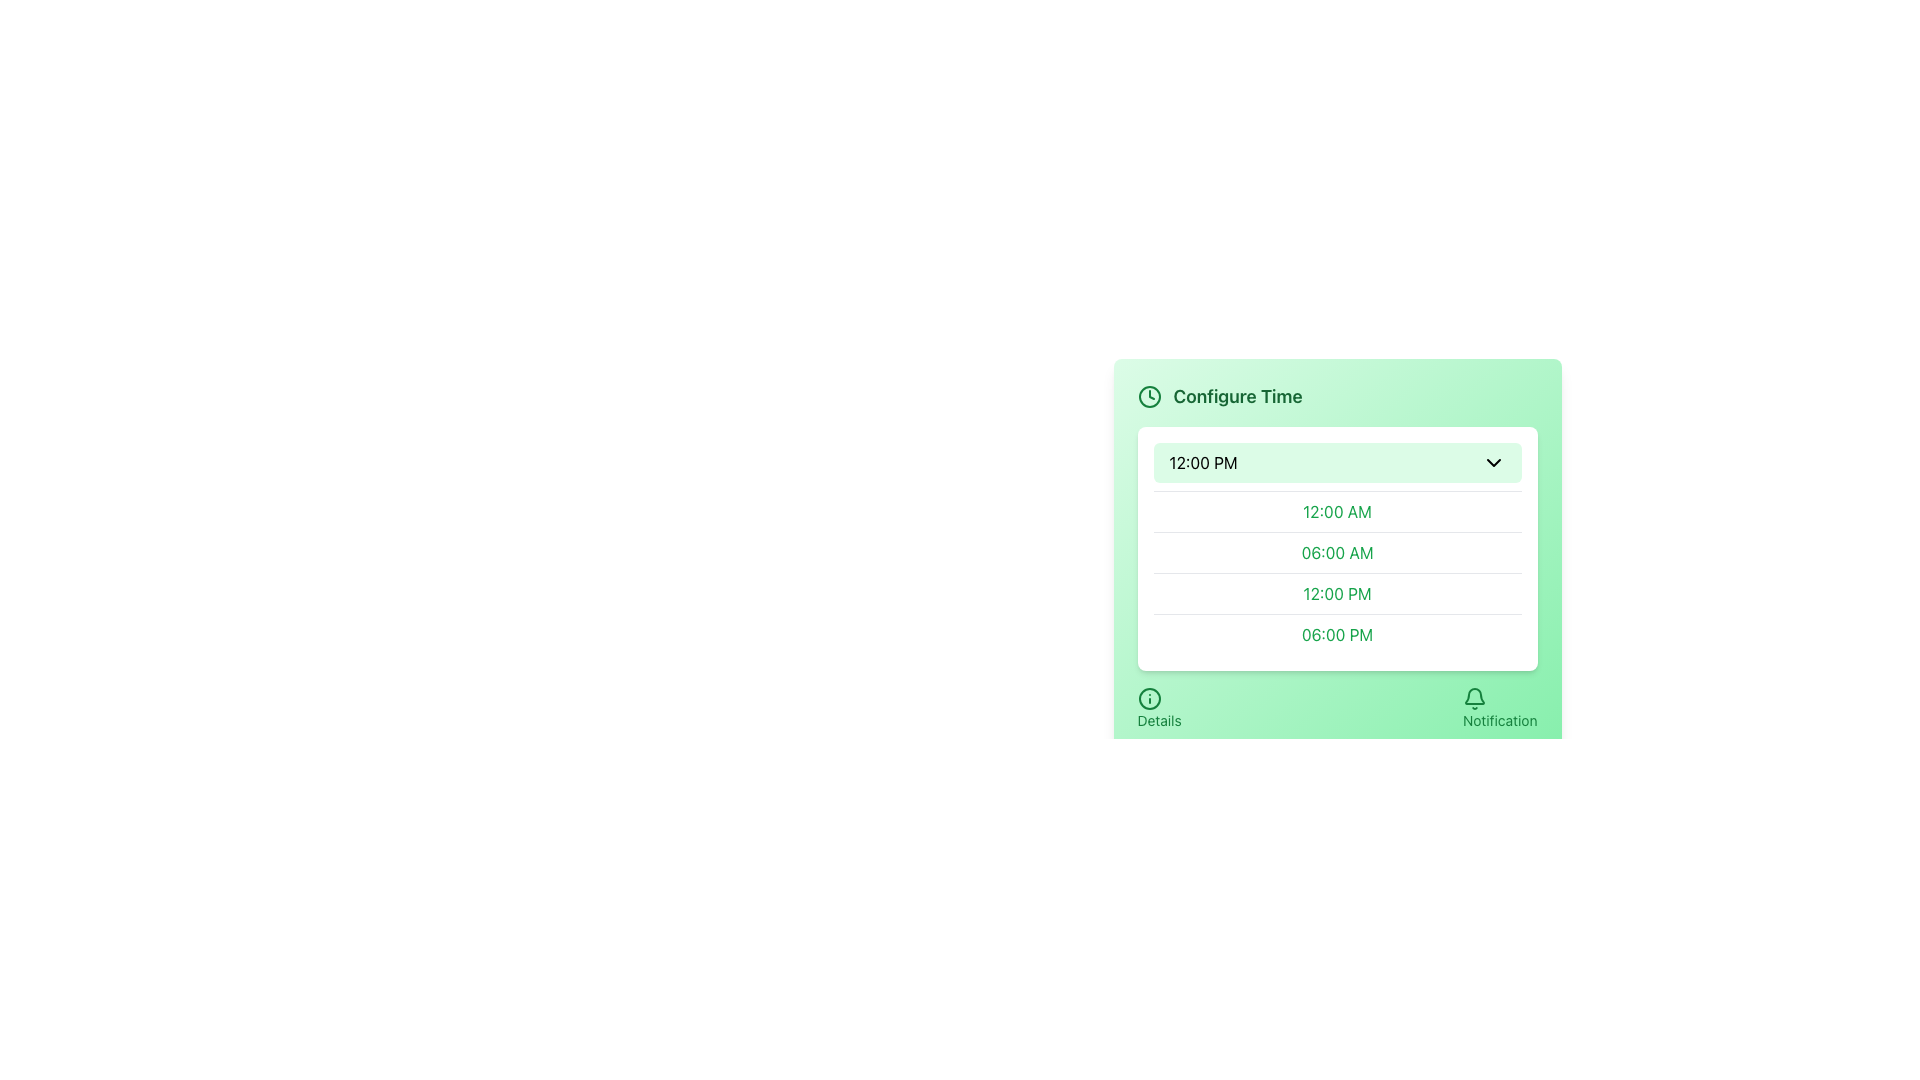 The height and width of the screenshot is (1080, 1920). What do you see at coordinates (1149, 397) in the screenshot?
I see `the non-interactive circle SVG element that is part of the clock icon located in the top-left area of the time configuration panel` at bounding box center [1149, 397].